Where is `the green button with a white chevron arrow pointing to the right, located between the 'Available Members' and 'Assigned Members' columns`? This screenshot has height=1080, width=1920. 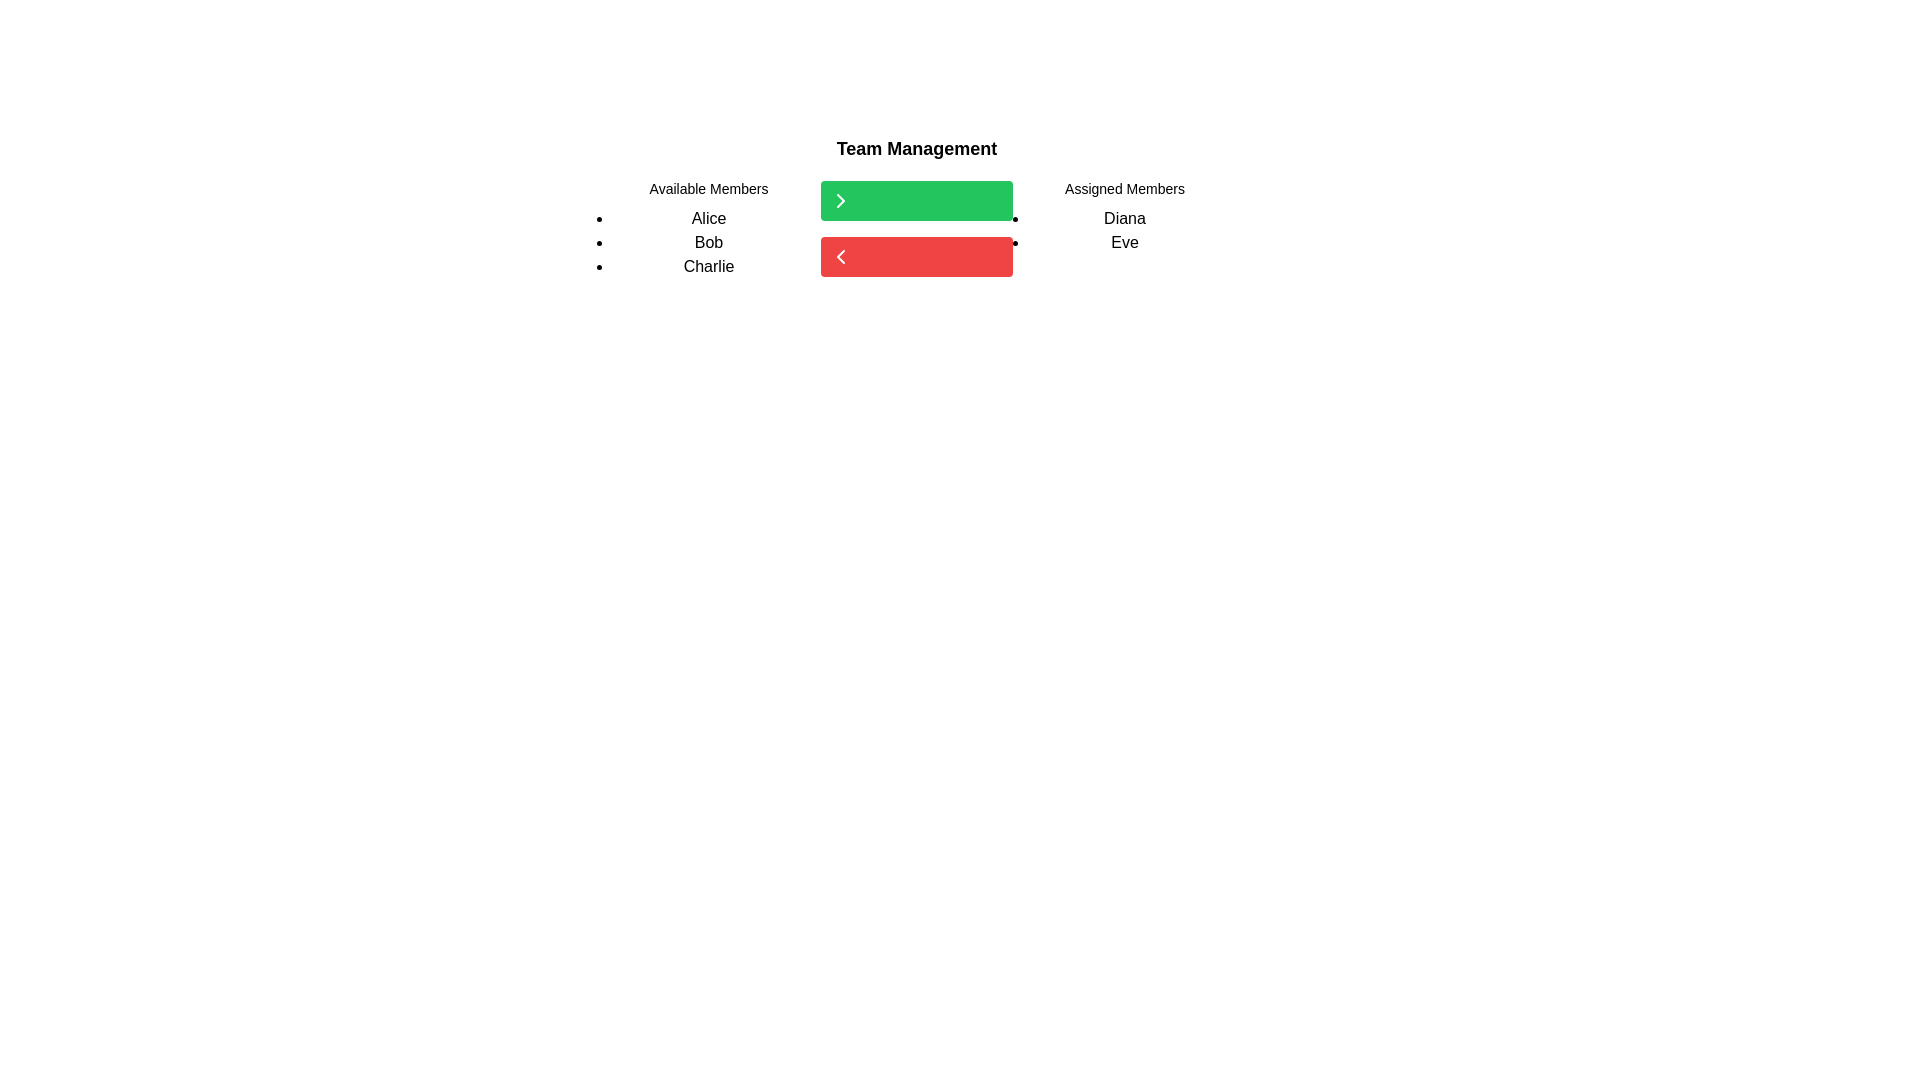 the green button with a white chevron arrow pointing to the right, located between the 'Available Members' and 'Assigned Members' columns is located at coordinates (915, 227).